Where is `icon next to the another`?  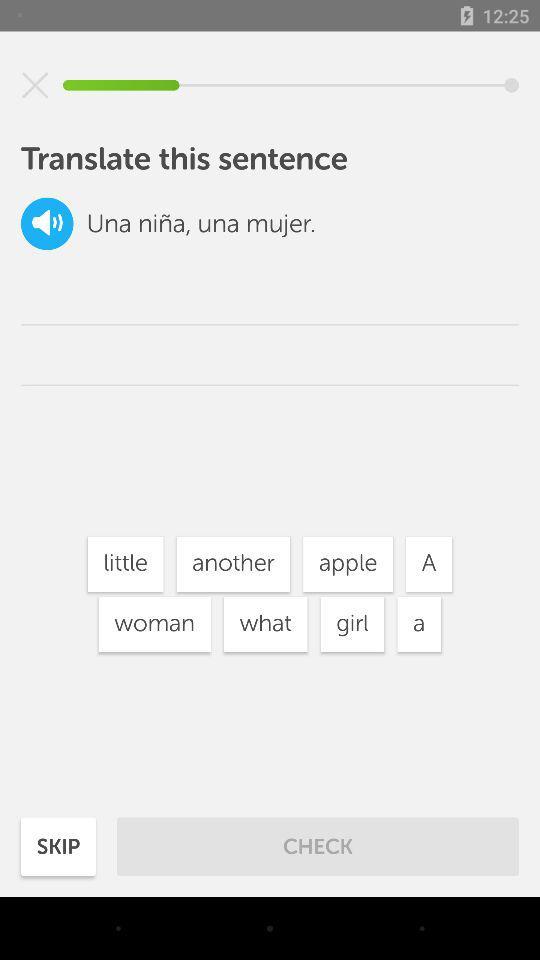 icon next to the another is located at coordinates (125, 564).